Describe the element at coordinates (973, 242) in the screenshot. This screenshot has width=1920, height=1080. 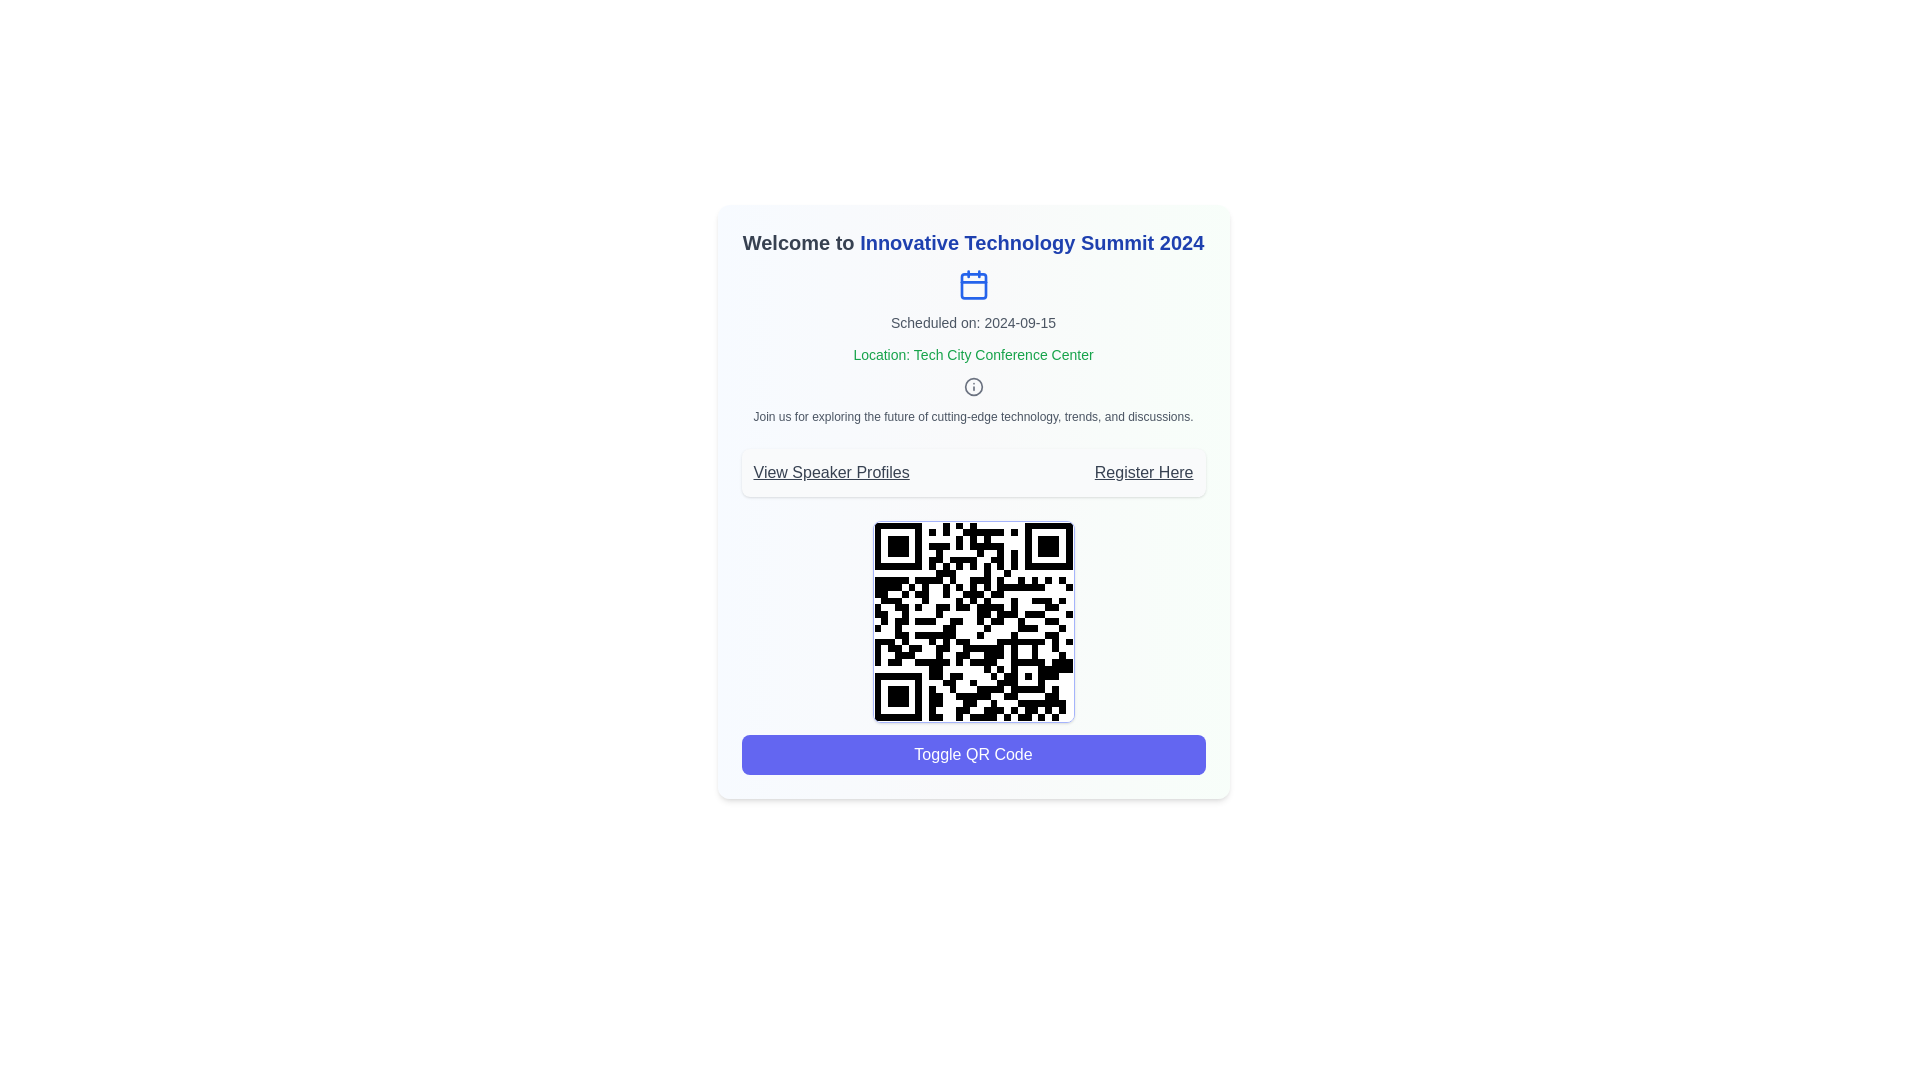
I see `the bold, large-sized header text reading 'Welcome to Innovative Technology Summit 2024', which is styled in blue and black and located at the top of the informational widget` at that location.